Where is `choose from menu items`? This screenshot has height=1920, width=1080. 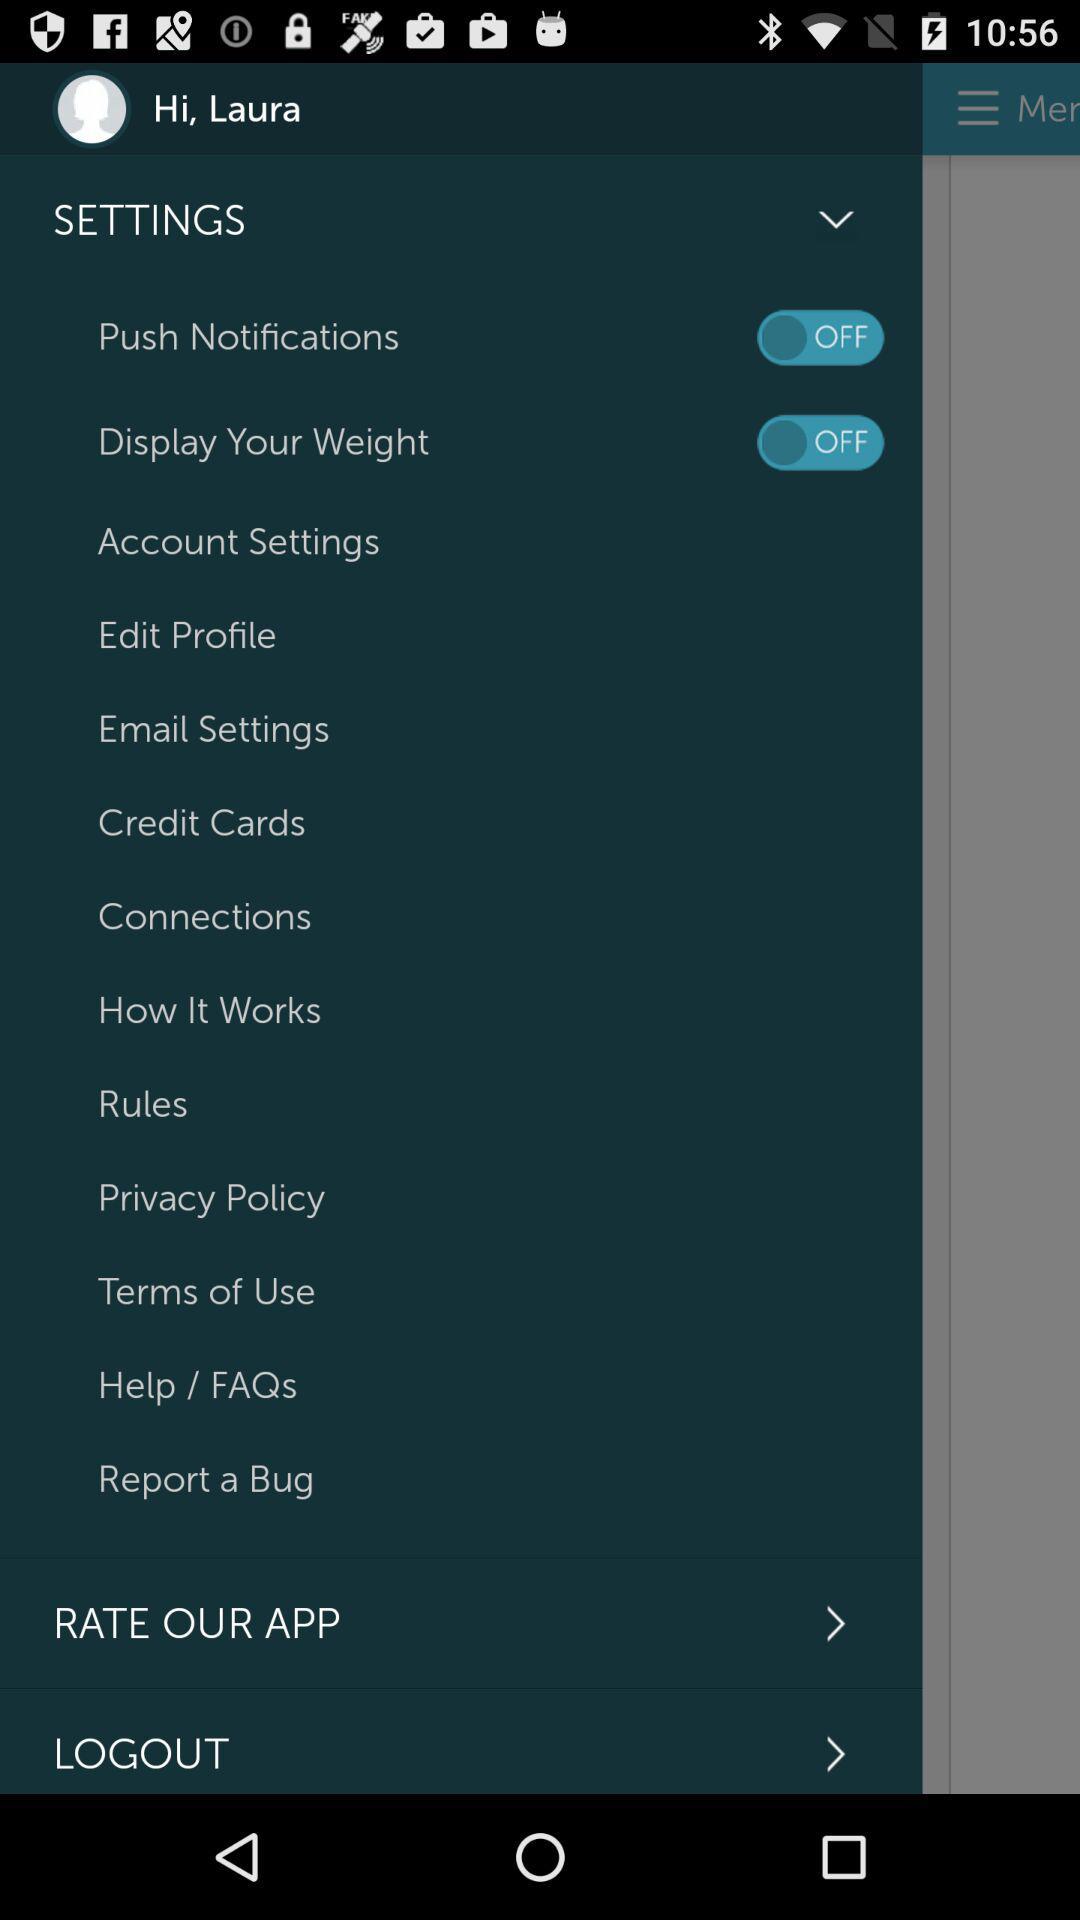
choose from menu items is located at coordinates (1001, 974).